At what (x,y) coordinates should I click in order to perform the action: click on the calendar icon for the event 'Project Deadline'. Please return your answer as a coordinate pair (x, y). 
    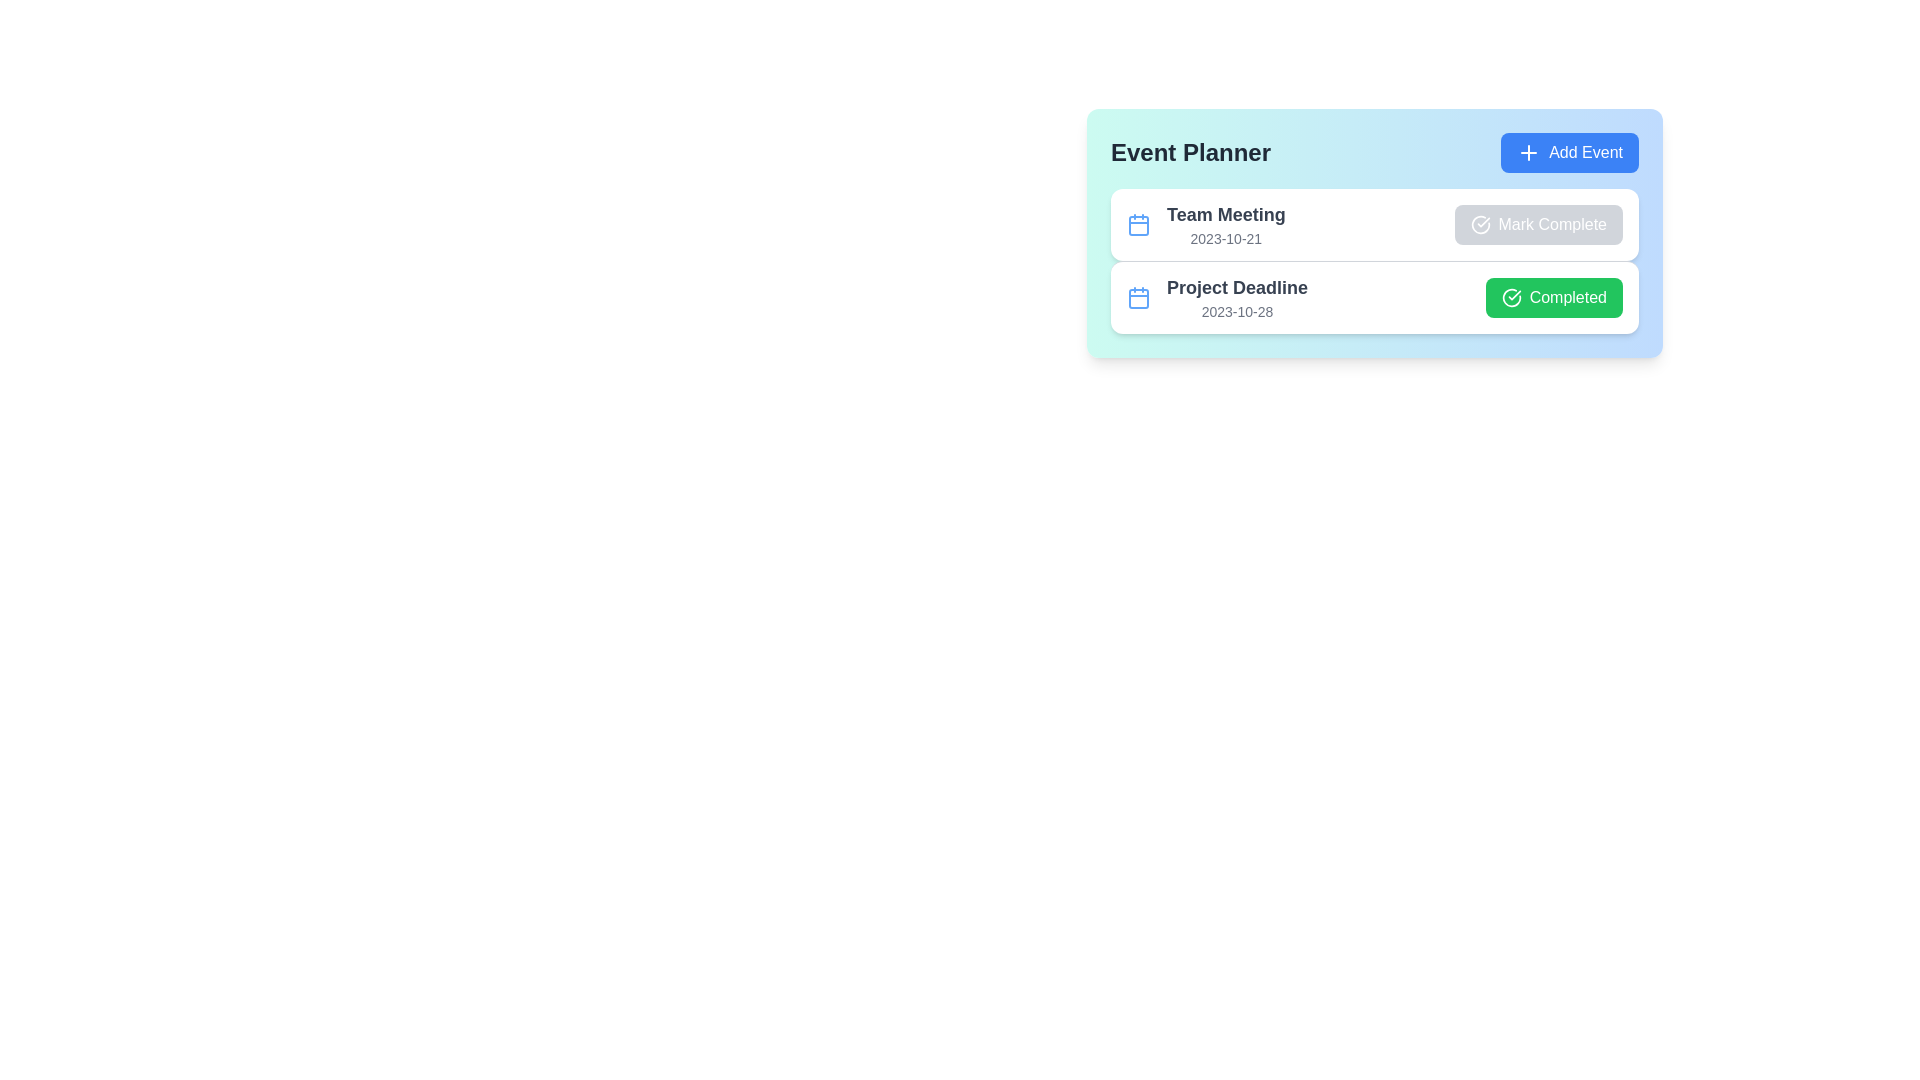
    Looking at the image, I should click on (1138, 297).